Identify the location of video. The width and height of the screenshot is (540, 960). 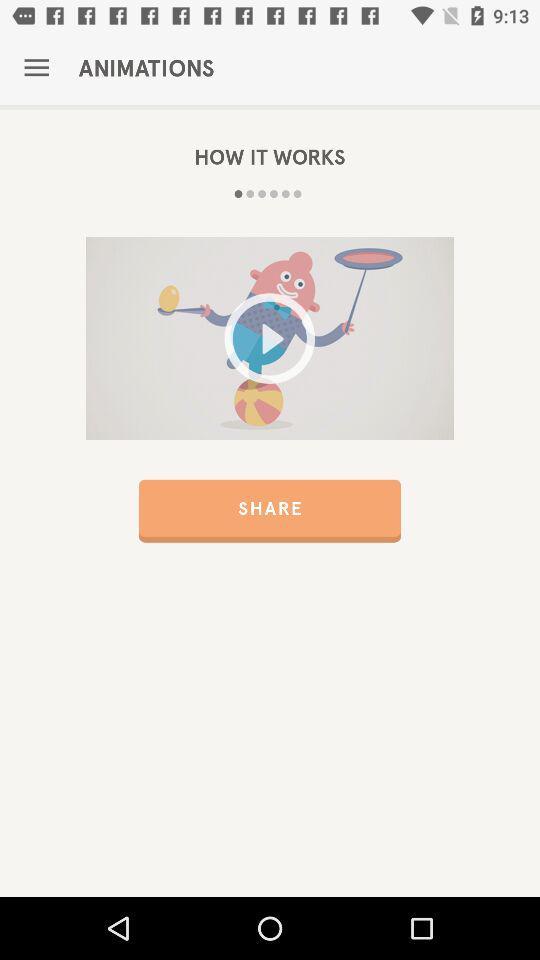
(270, 338).